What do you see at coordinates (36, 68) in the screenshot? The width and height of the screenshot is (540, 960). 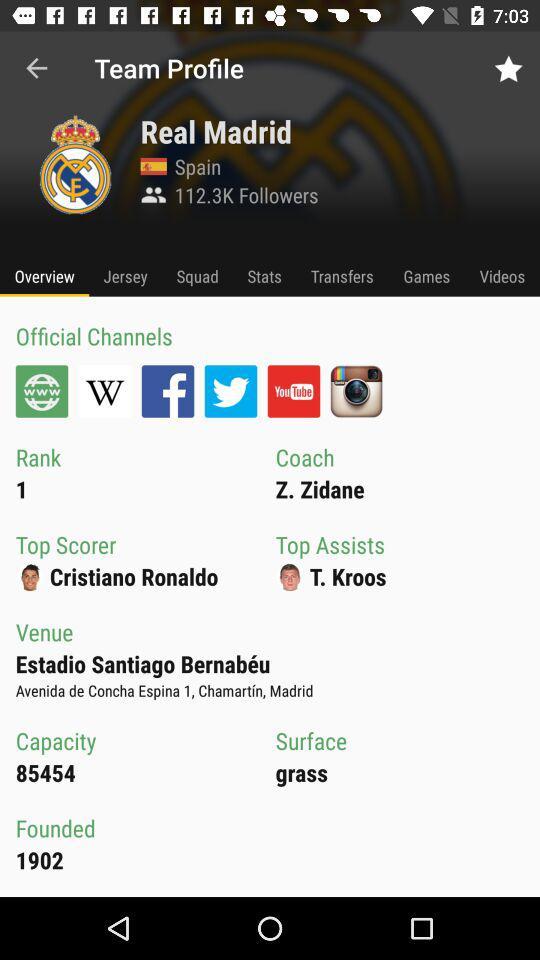 I see `icon to the left of the team profile item` at bounding box center [36, 68].